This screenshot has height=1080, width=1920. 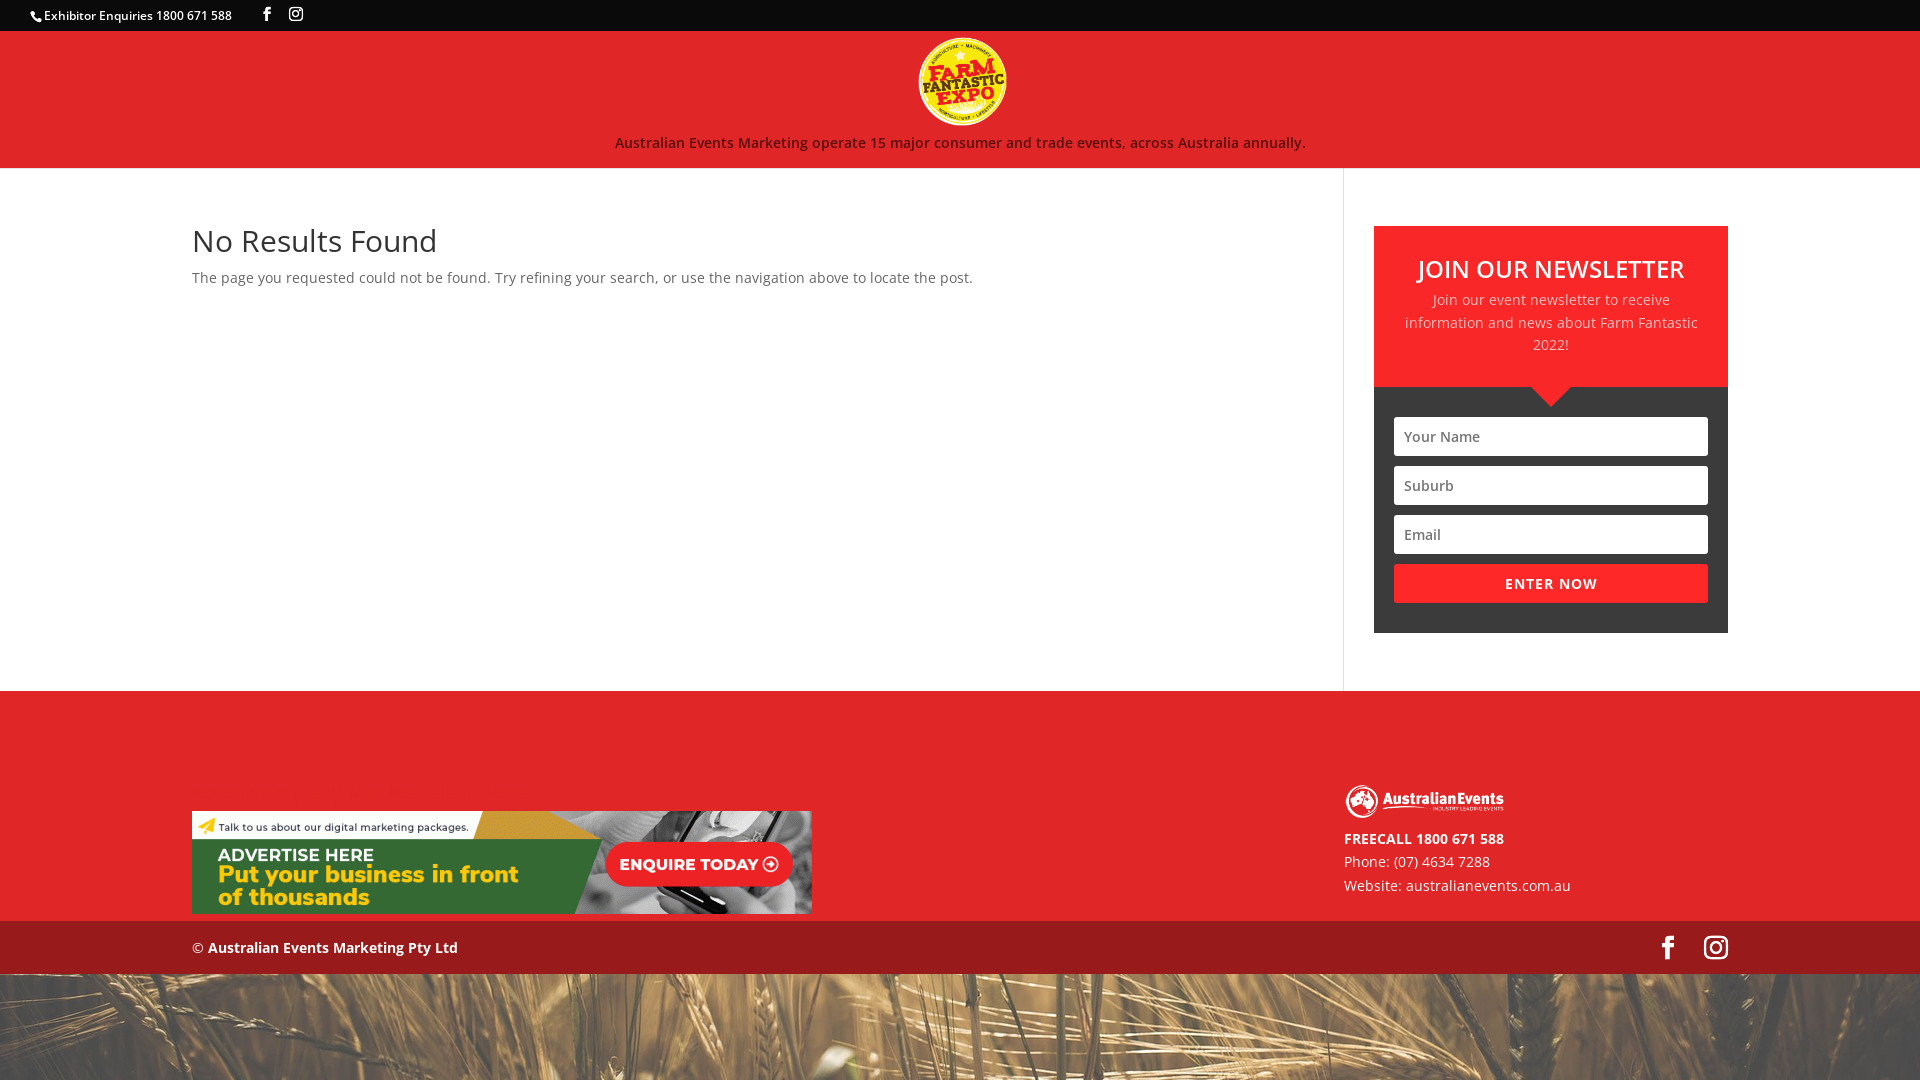 I want to click on '(07) 4634 7288', so click(x=1441, y=860).